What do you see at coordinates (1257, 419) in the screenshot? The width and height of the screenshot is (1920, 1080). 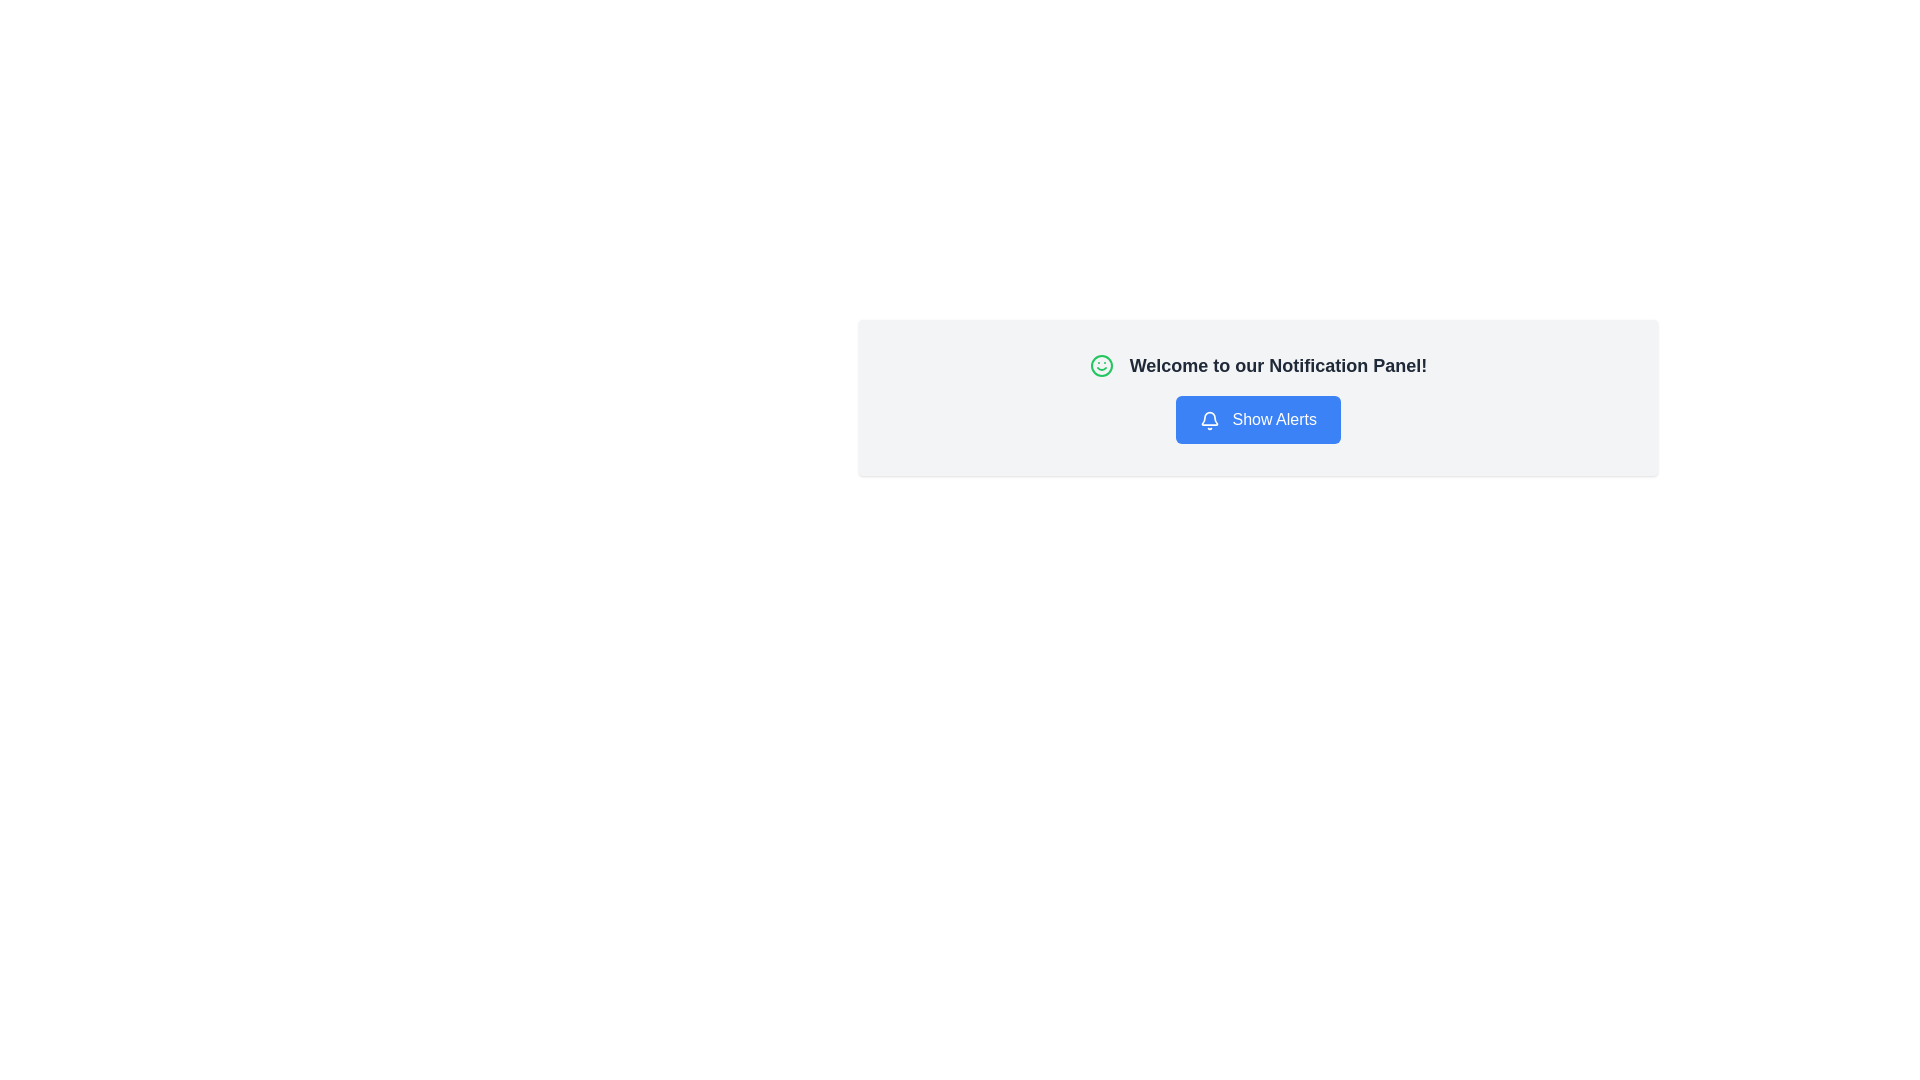 I see `the rectangular blue button labeled 'Show Alerts' located beneath the 'Welcome to our Notification Panel!' text` at bounding box center [1257, 419].